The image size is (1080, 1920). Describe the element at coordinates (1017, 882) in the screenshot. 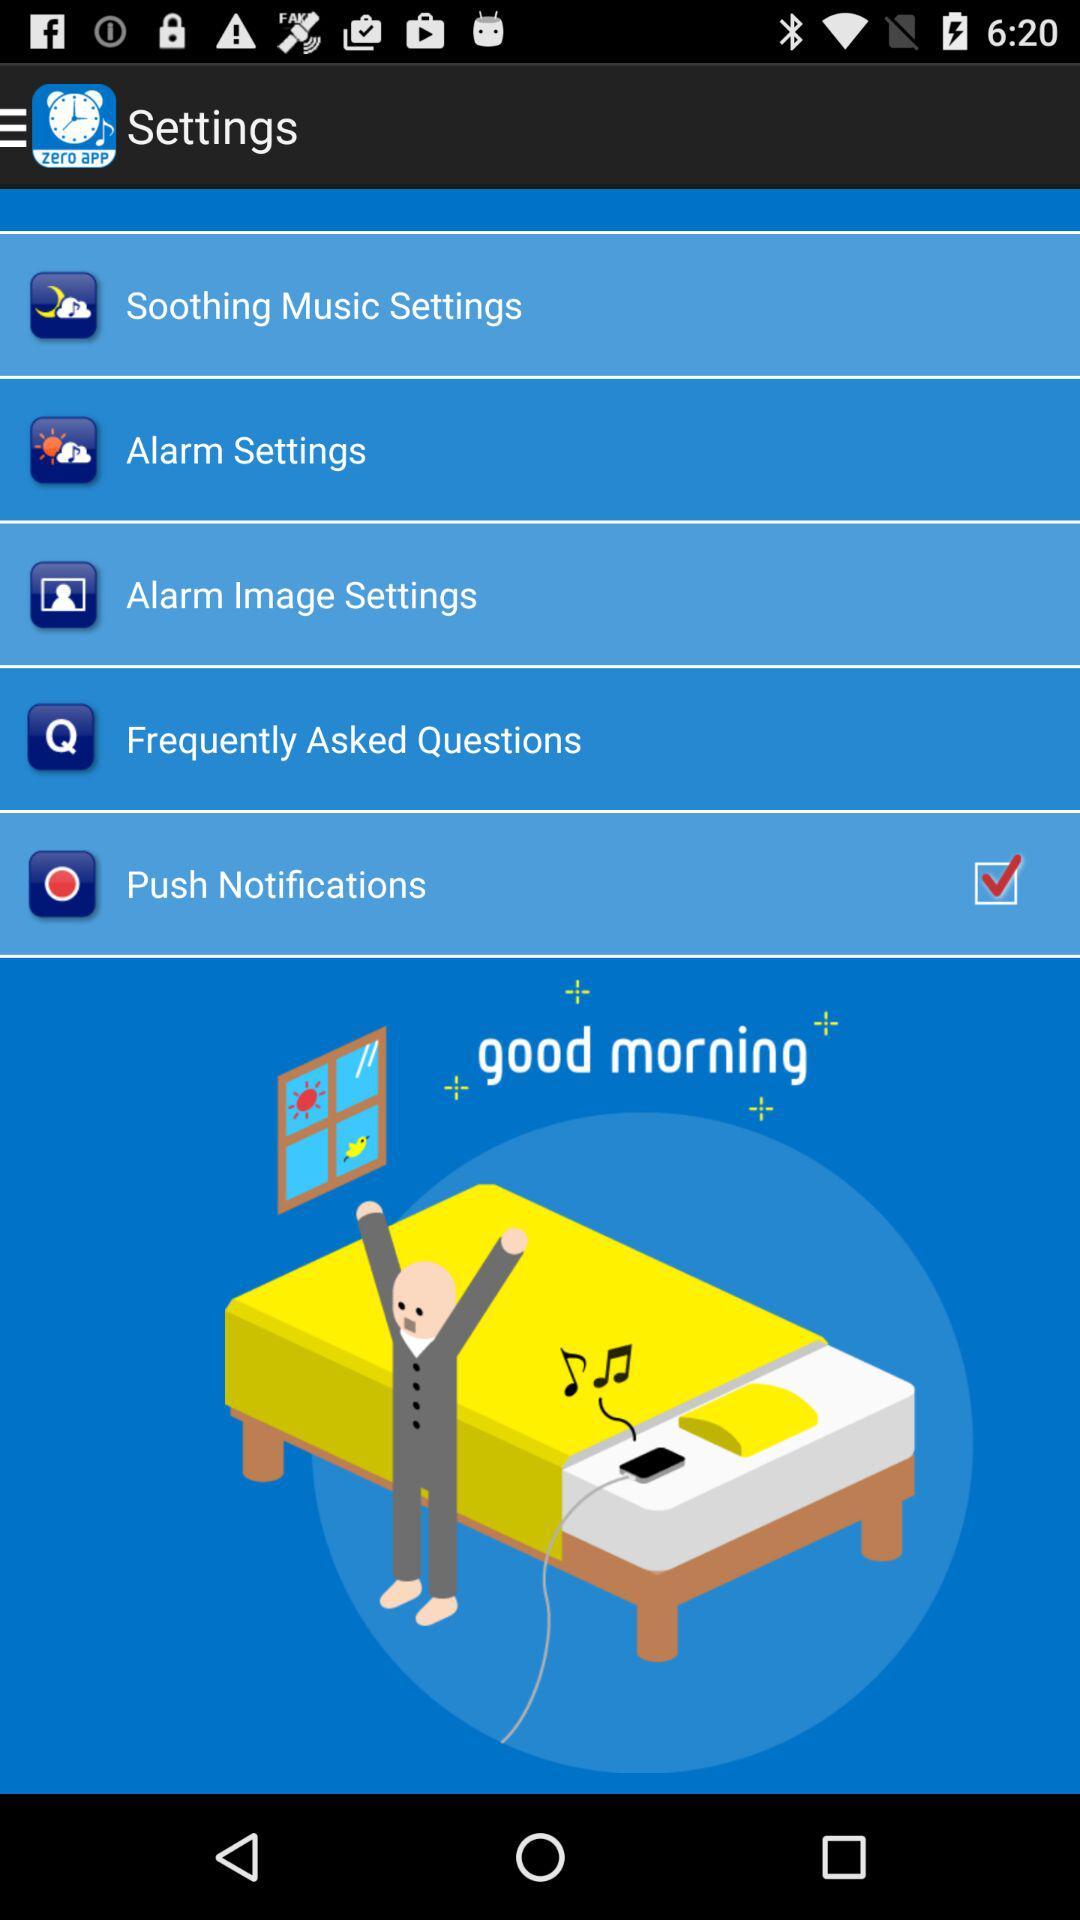

I see `accept` at that location.